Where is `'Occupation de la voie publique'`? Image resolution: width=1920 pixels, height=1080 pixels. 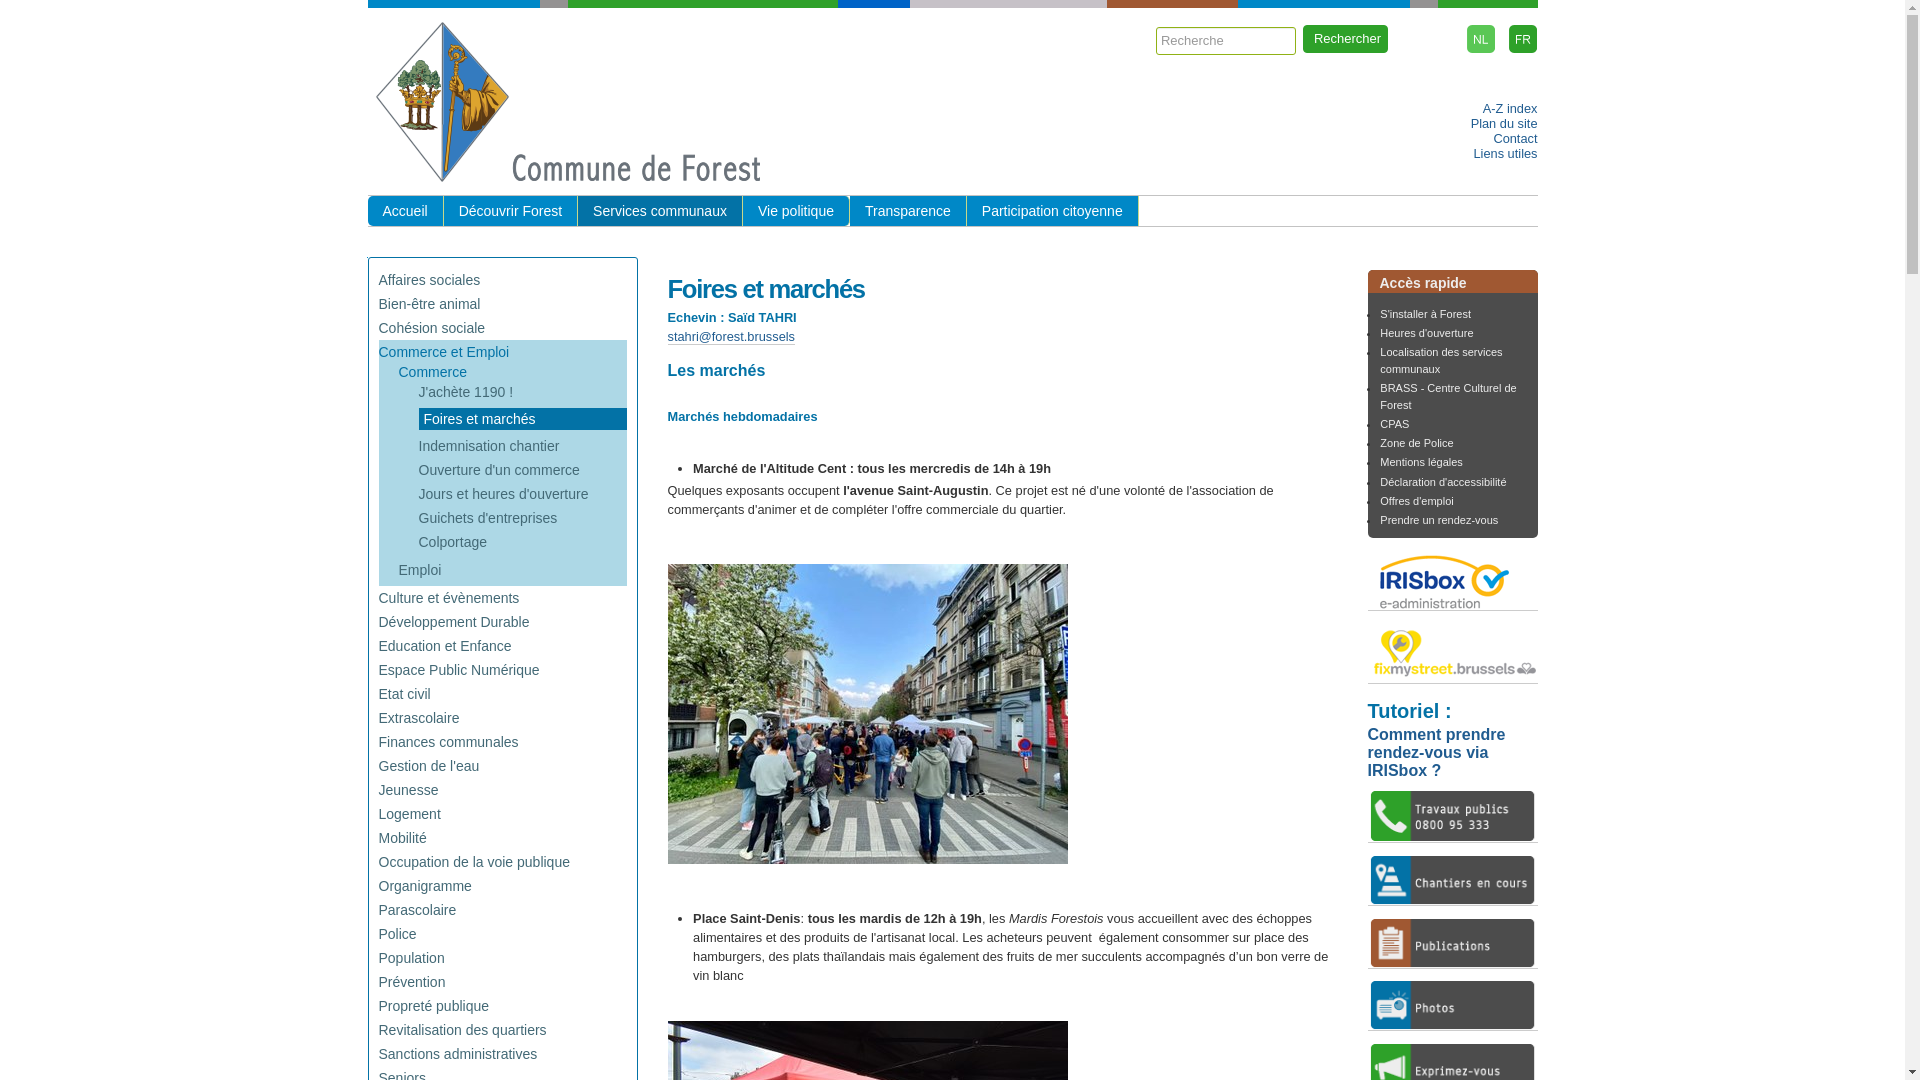 'Occupation de la voie publique' is located at coordinates (472, 860).